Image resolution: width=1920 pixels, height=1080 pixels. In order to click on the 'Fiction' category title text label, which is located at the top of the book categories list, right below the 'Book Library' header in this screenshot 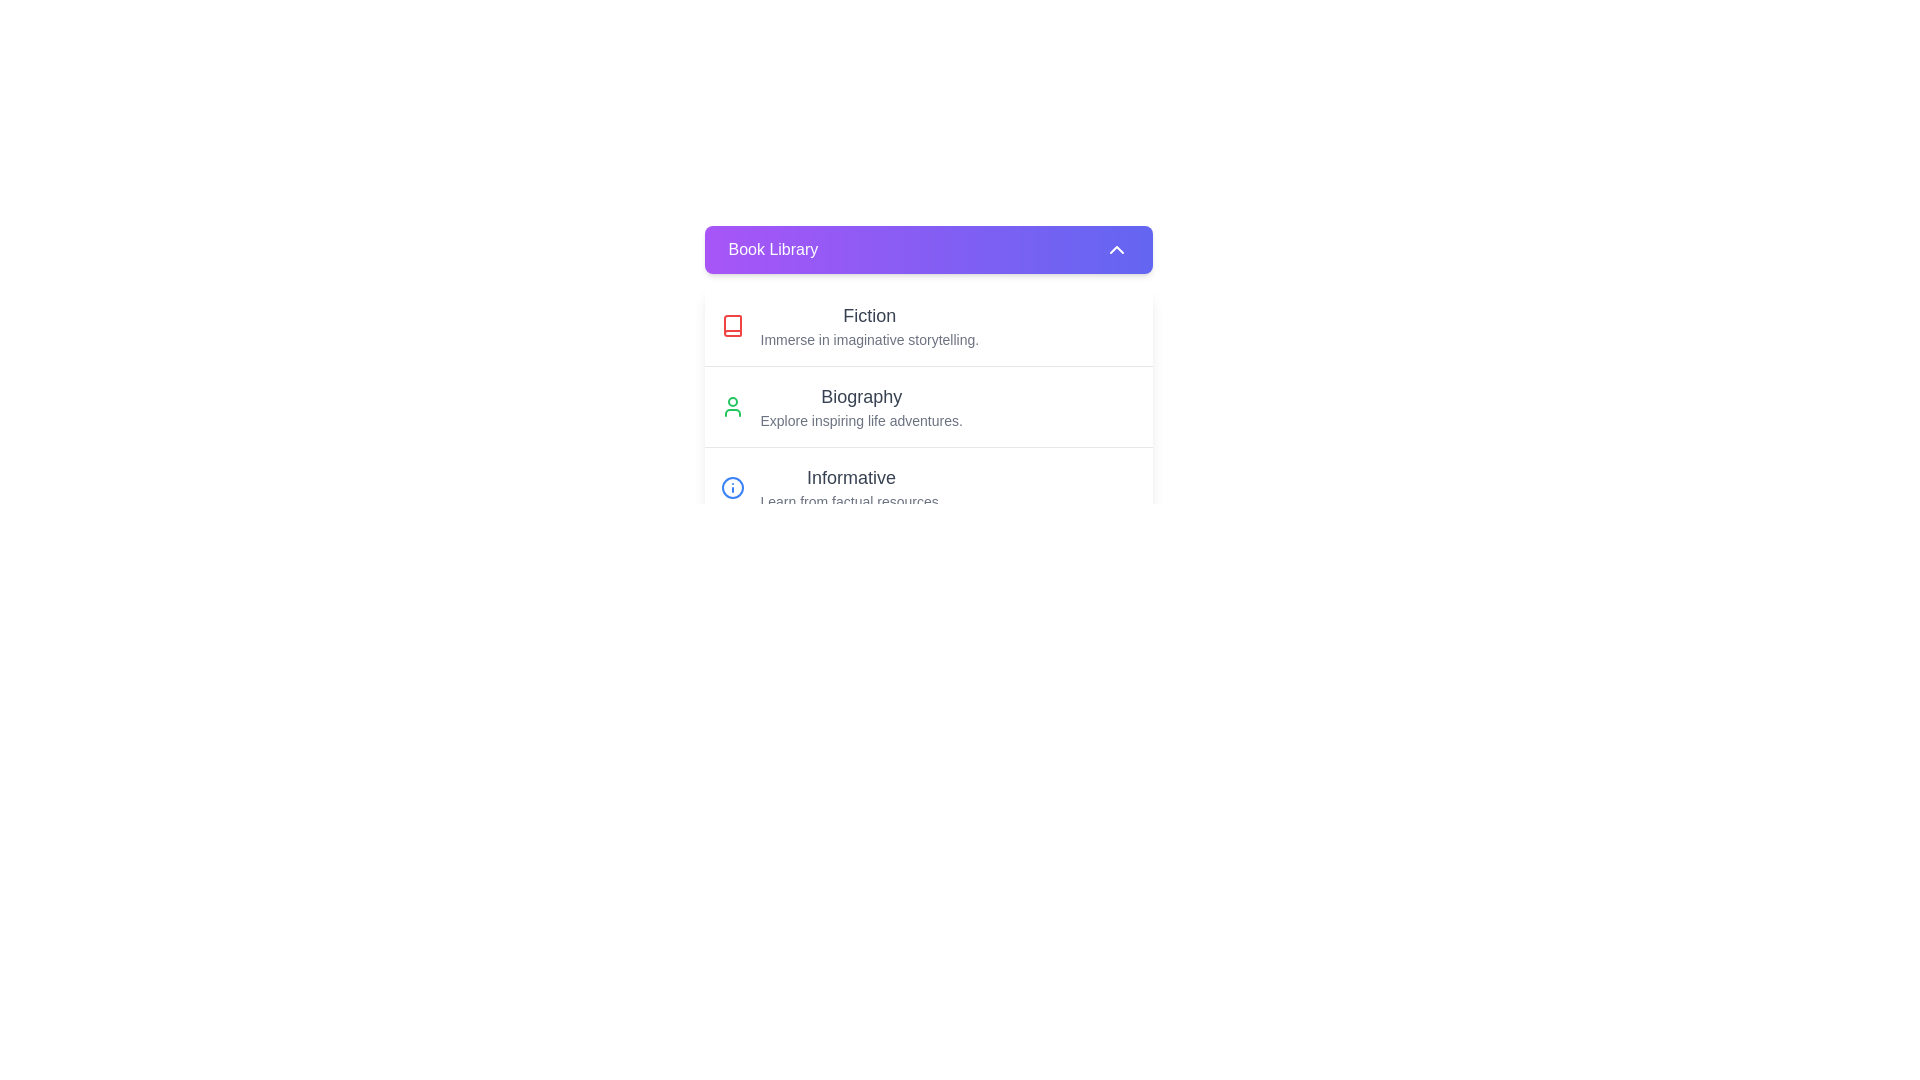, I will do `click(869, 315)`.